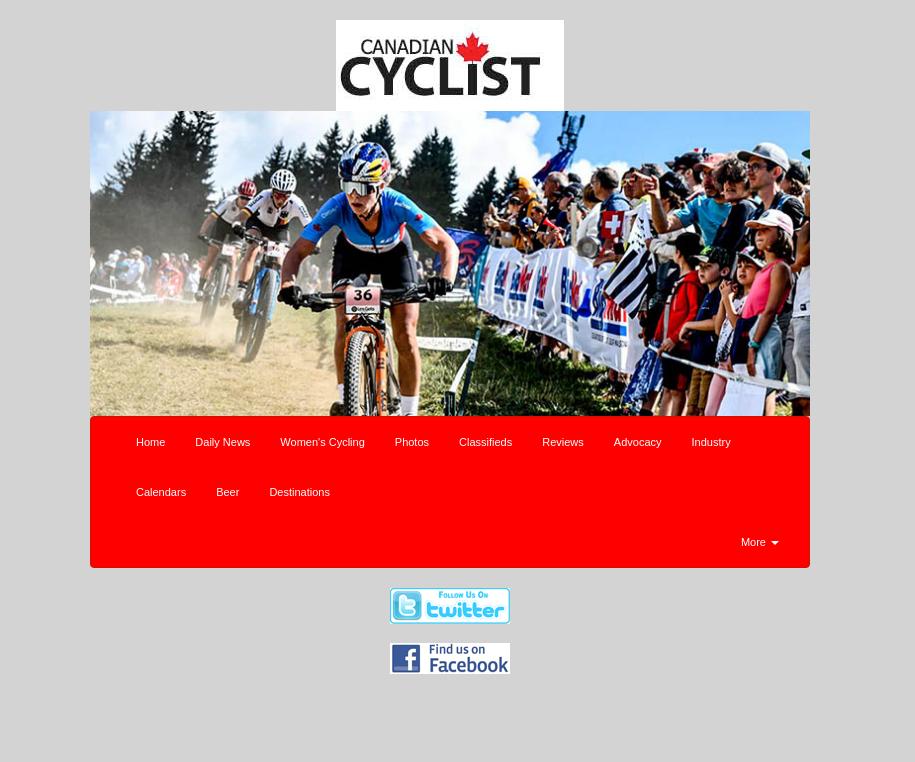 The width and height of the screenshot is (915, 762). What do you see at coordinates (392, 439) in the screenshot?
I see `'Photos'` at bounding box center [392, 439].